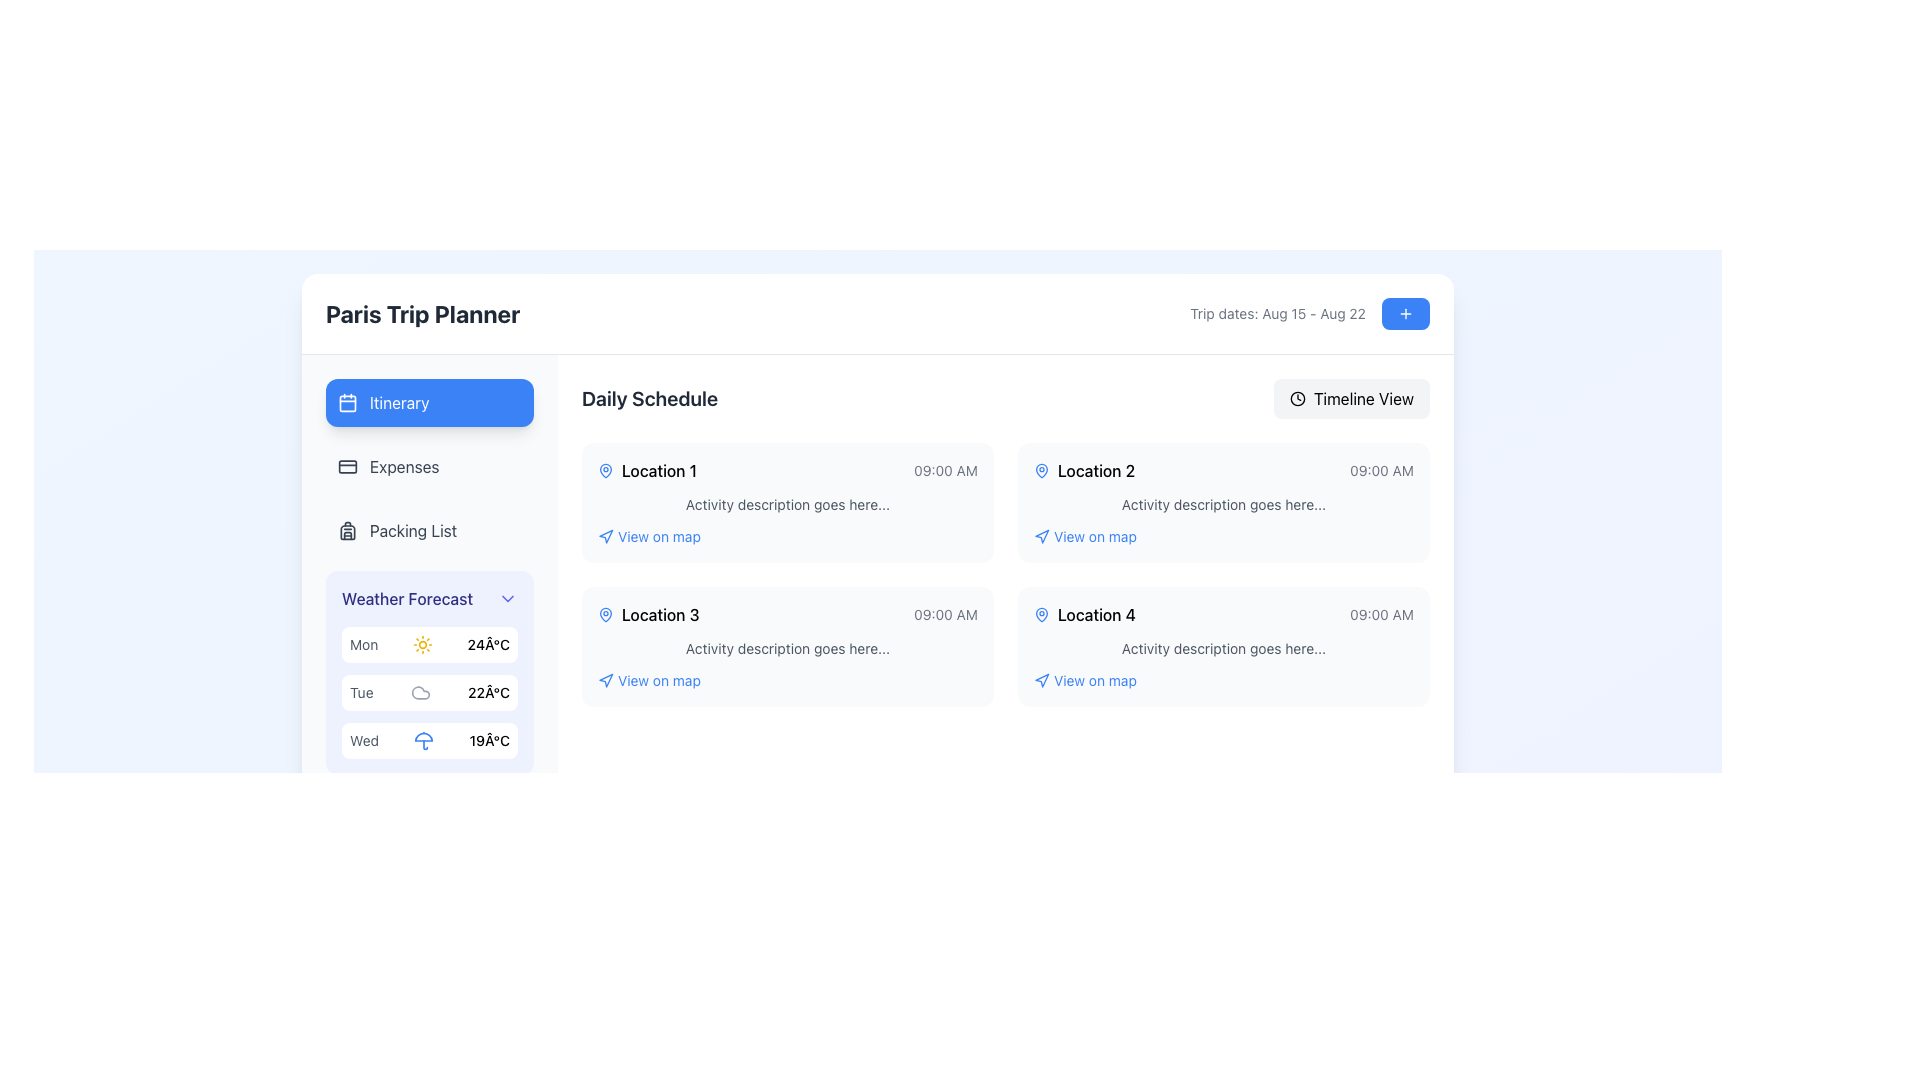  What do you see at coordinates (429, 530) in the screenshot?
I see `the 'Packing List' button, which is located in the left sidebar beneath 'Expenses' and above 'Weather Forecast'. It features a backpack icon on the left and gray text` at bounding box center [429, 530].